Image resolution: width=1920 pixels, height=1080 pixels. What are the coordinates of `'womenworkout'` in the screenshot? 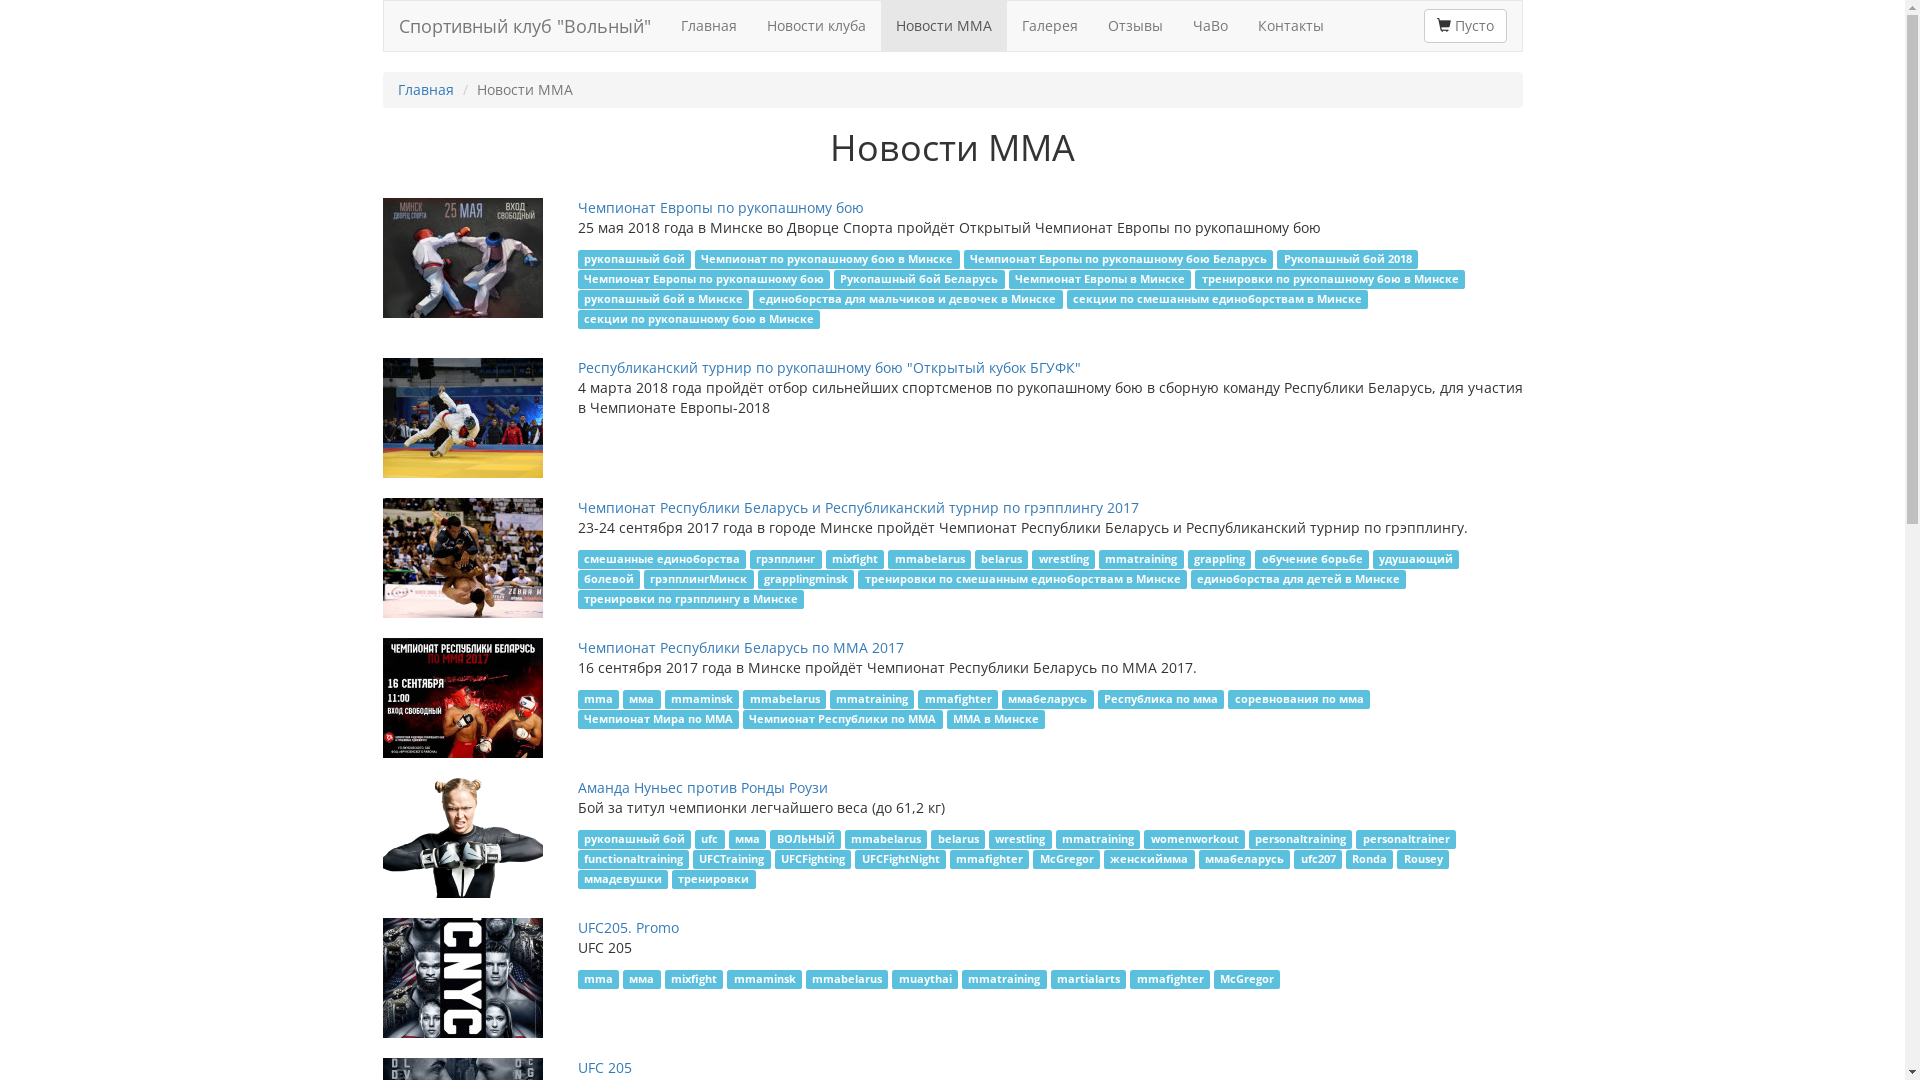 It's located at (1194, 839).